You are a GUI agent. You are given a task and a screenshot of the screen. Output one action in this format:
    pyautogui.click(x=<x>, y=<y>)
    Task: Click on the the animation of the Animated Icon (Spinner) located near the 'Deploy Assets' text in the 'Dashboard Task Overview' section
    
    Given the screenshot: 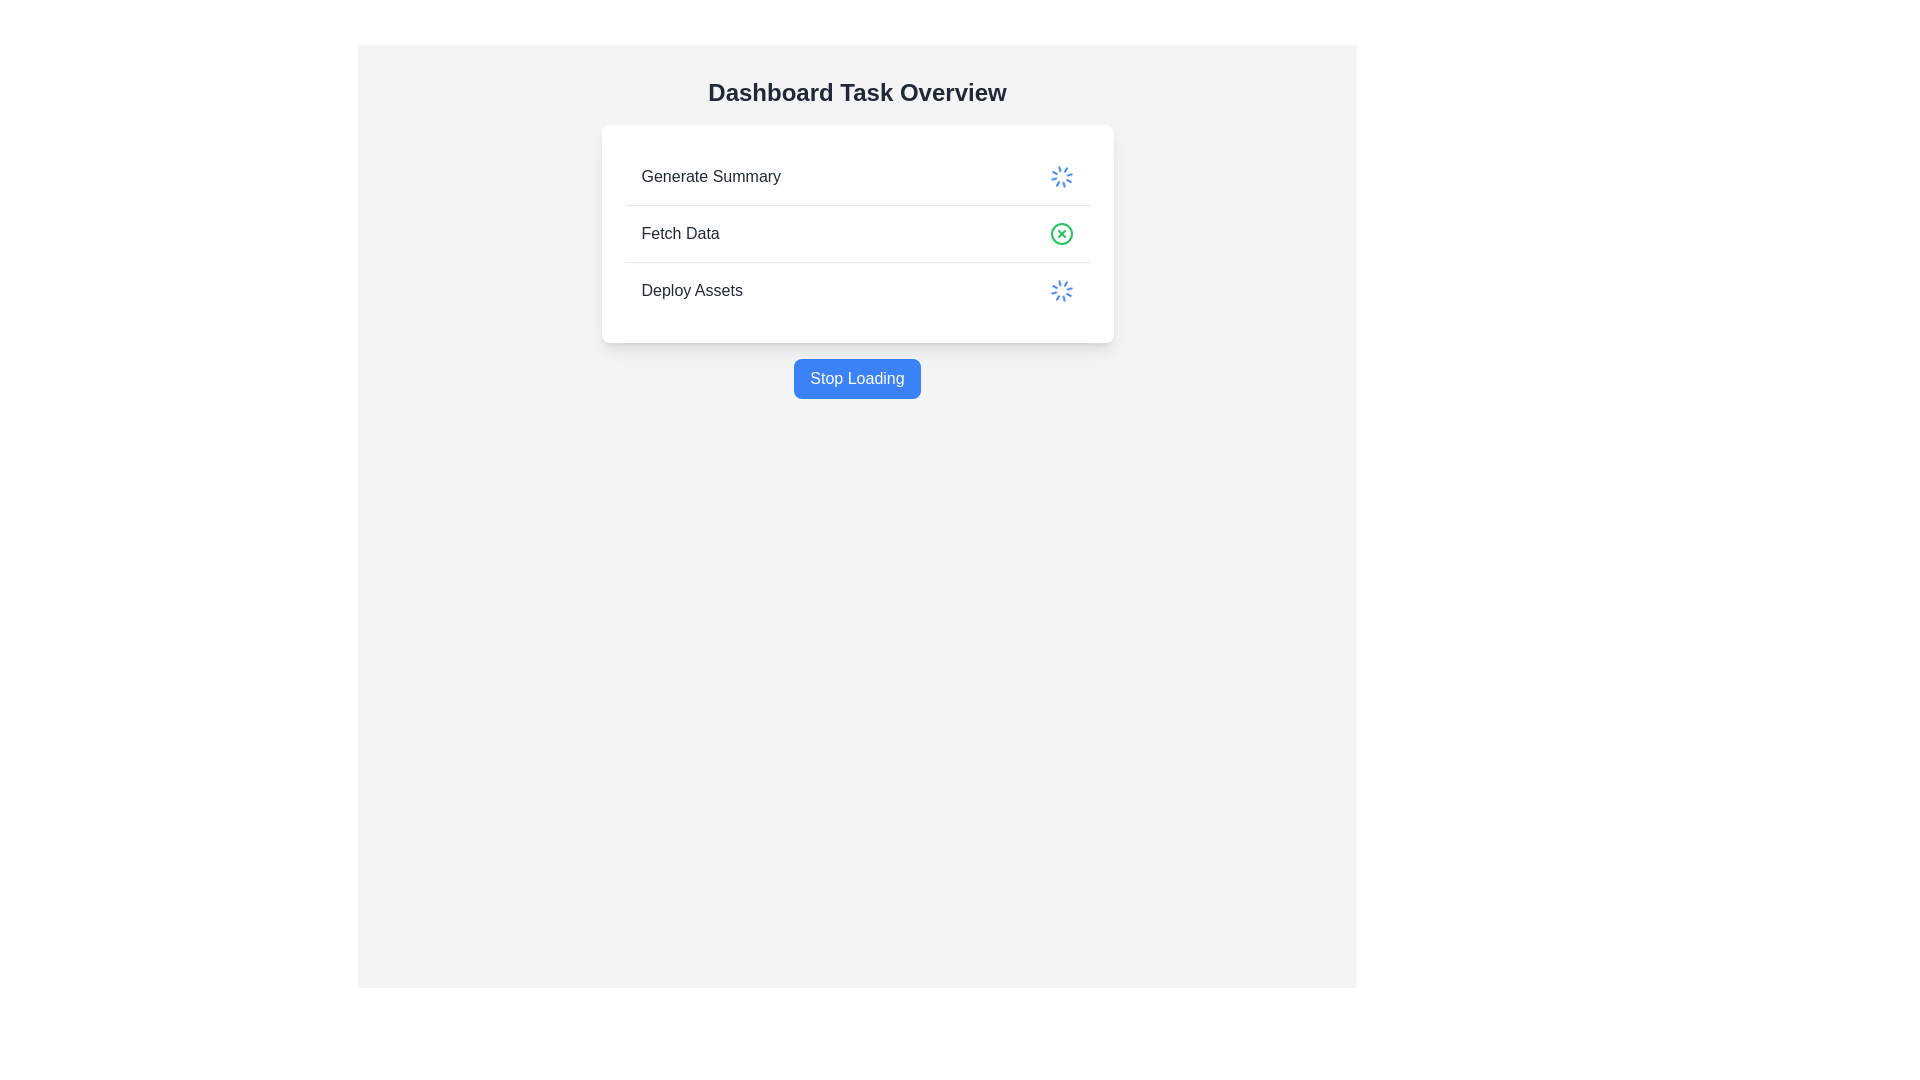 What is the action you would take?
    pyautogui.click(x=1060, y=290)
    